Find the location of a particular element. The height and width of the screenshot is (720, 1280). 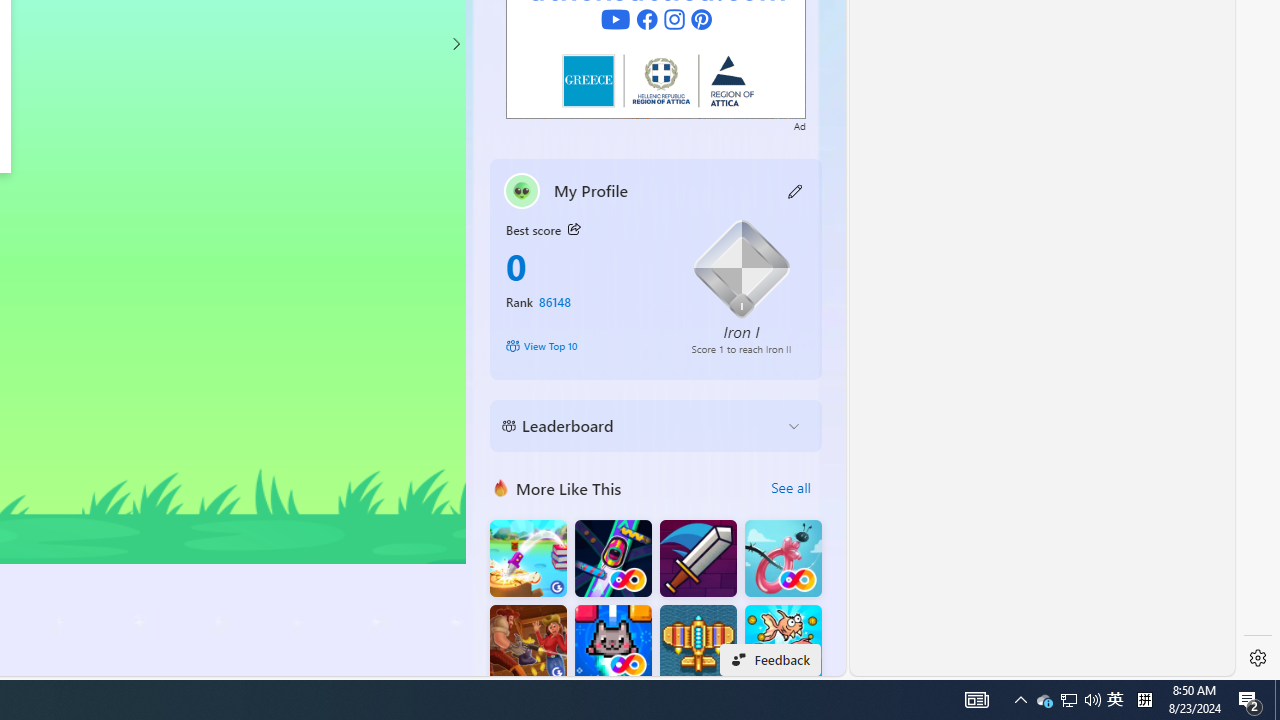

'Bumper Car FRVR' is located at coordinates (612, 558).